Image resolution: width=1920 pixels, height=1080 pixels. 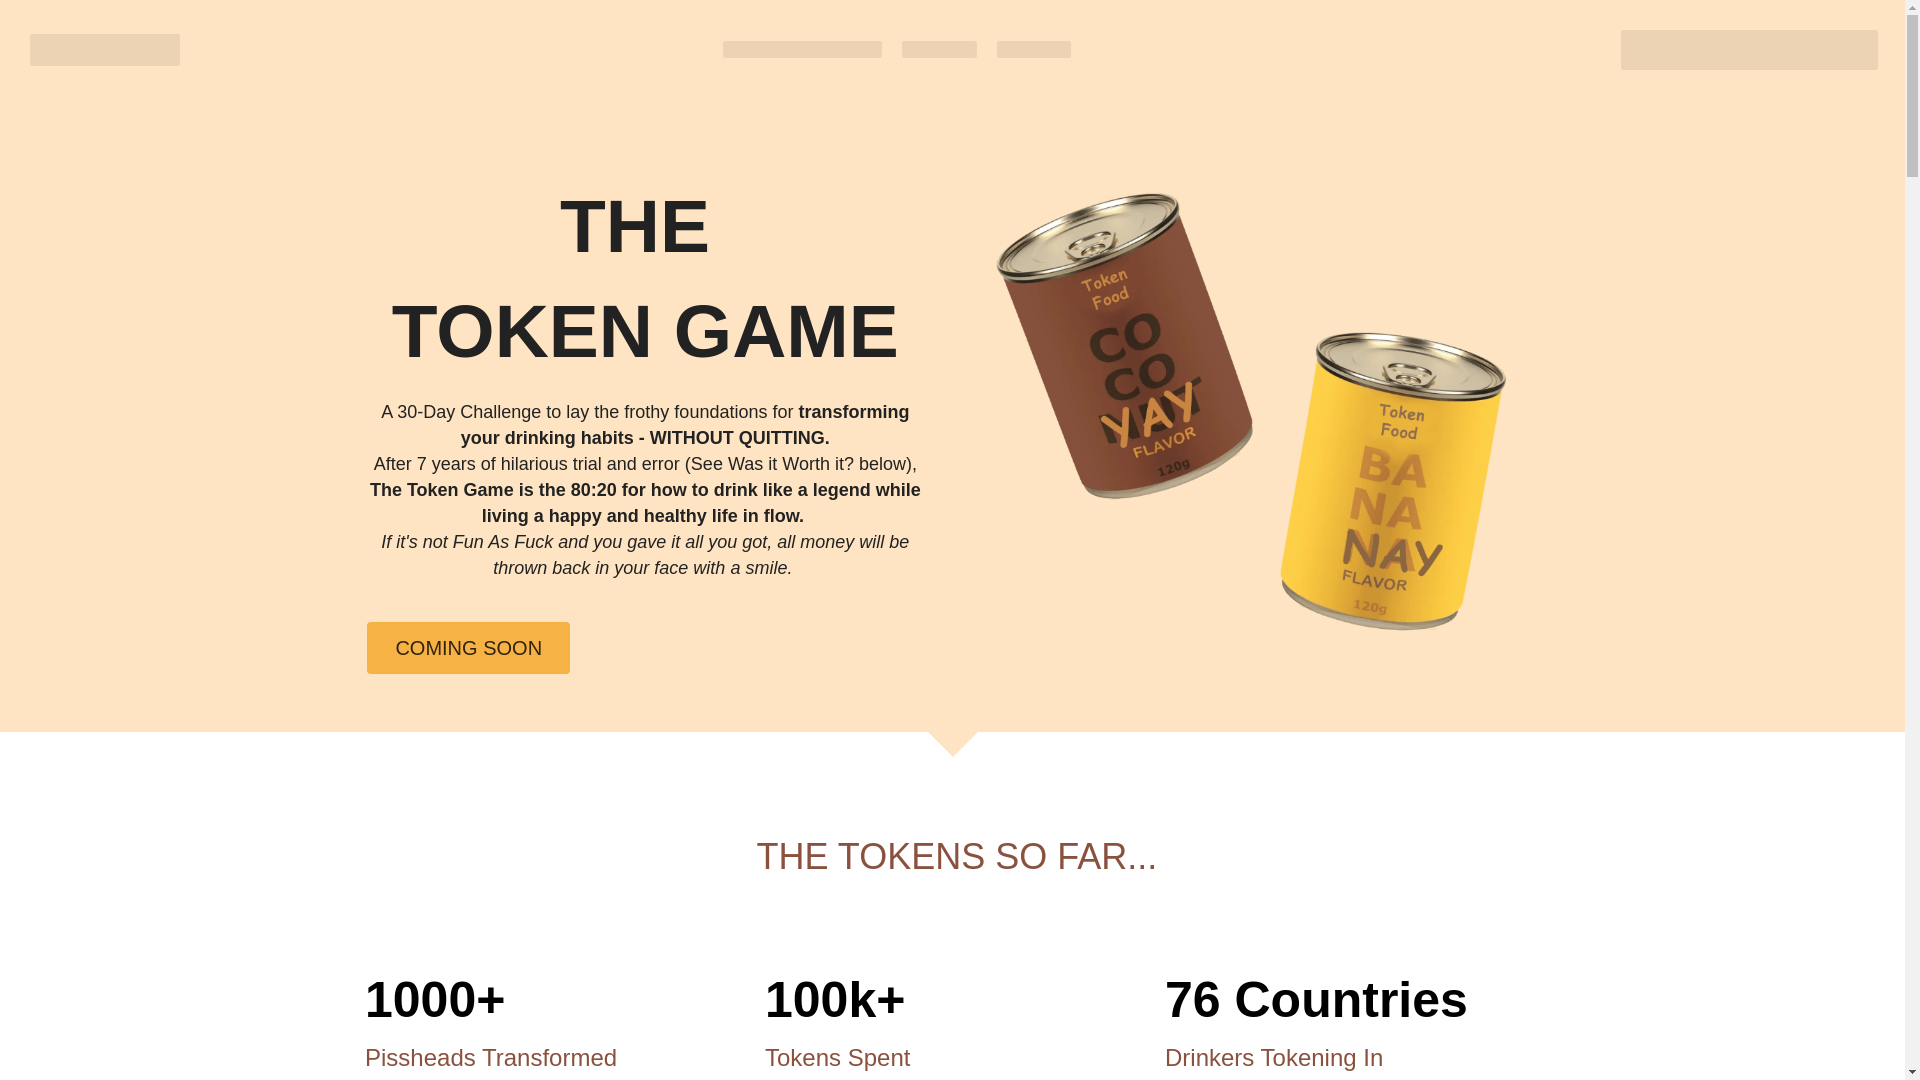 I want to click on 'PLAYERS', so click(x=1033, y=48).